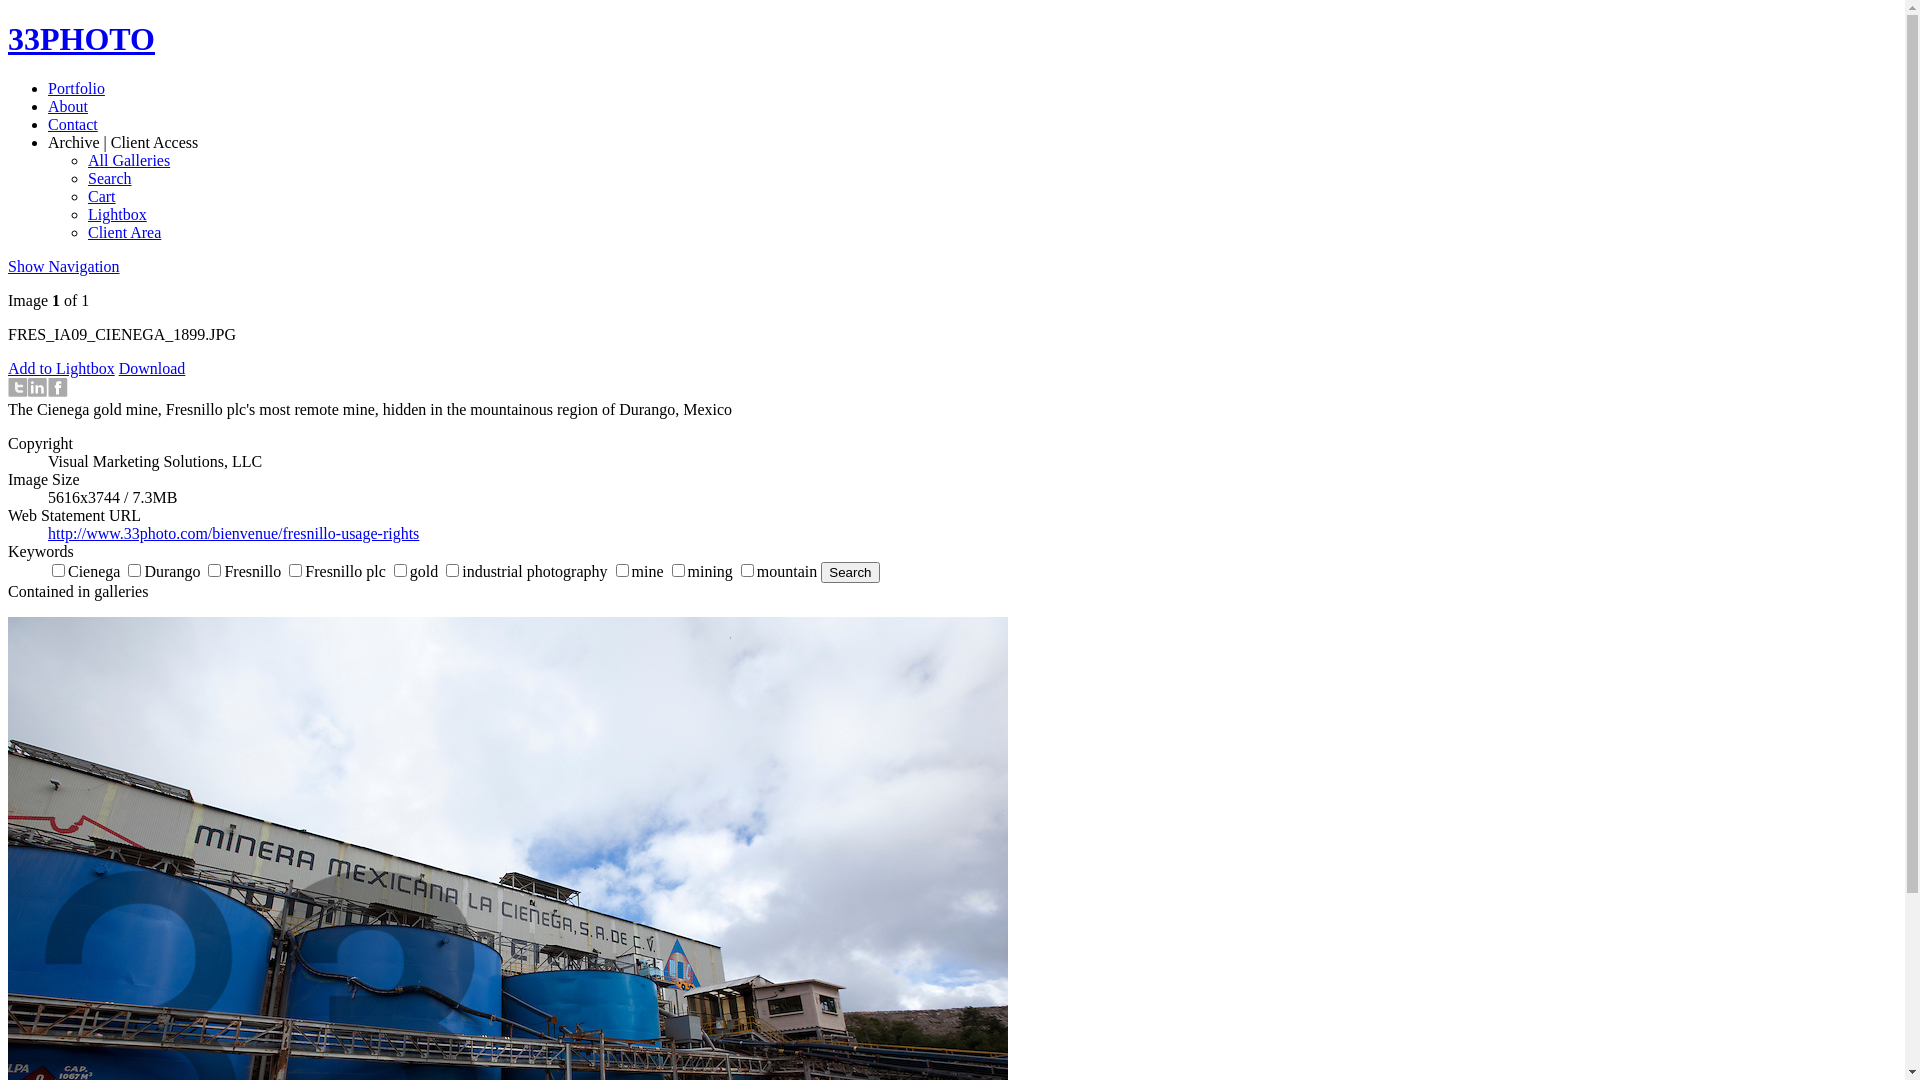  What do you see at coordinates (116, 214) in the screenshot?
I see `'Lightbox'` at bounding box center [116, 214].